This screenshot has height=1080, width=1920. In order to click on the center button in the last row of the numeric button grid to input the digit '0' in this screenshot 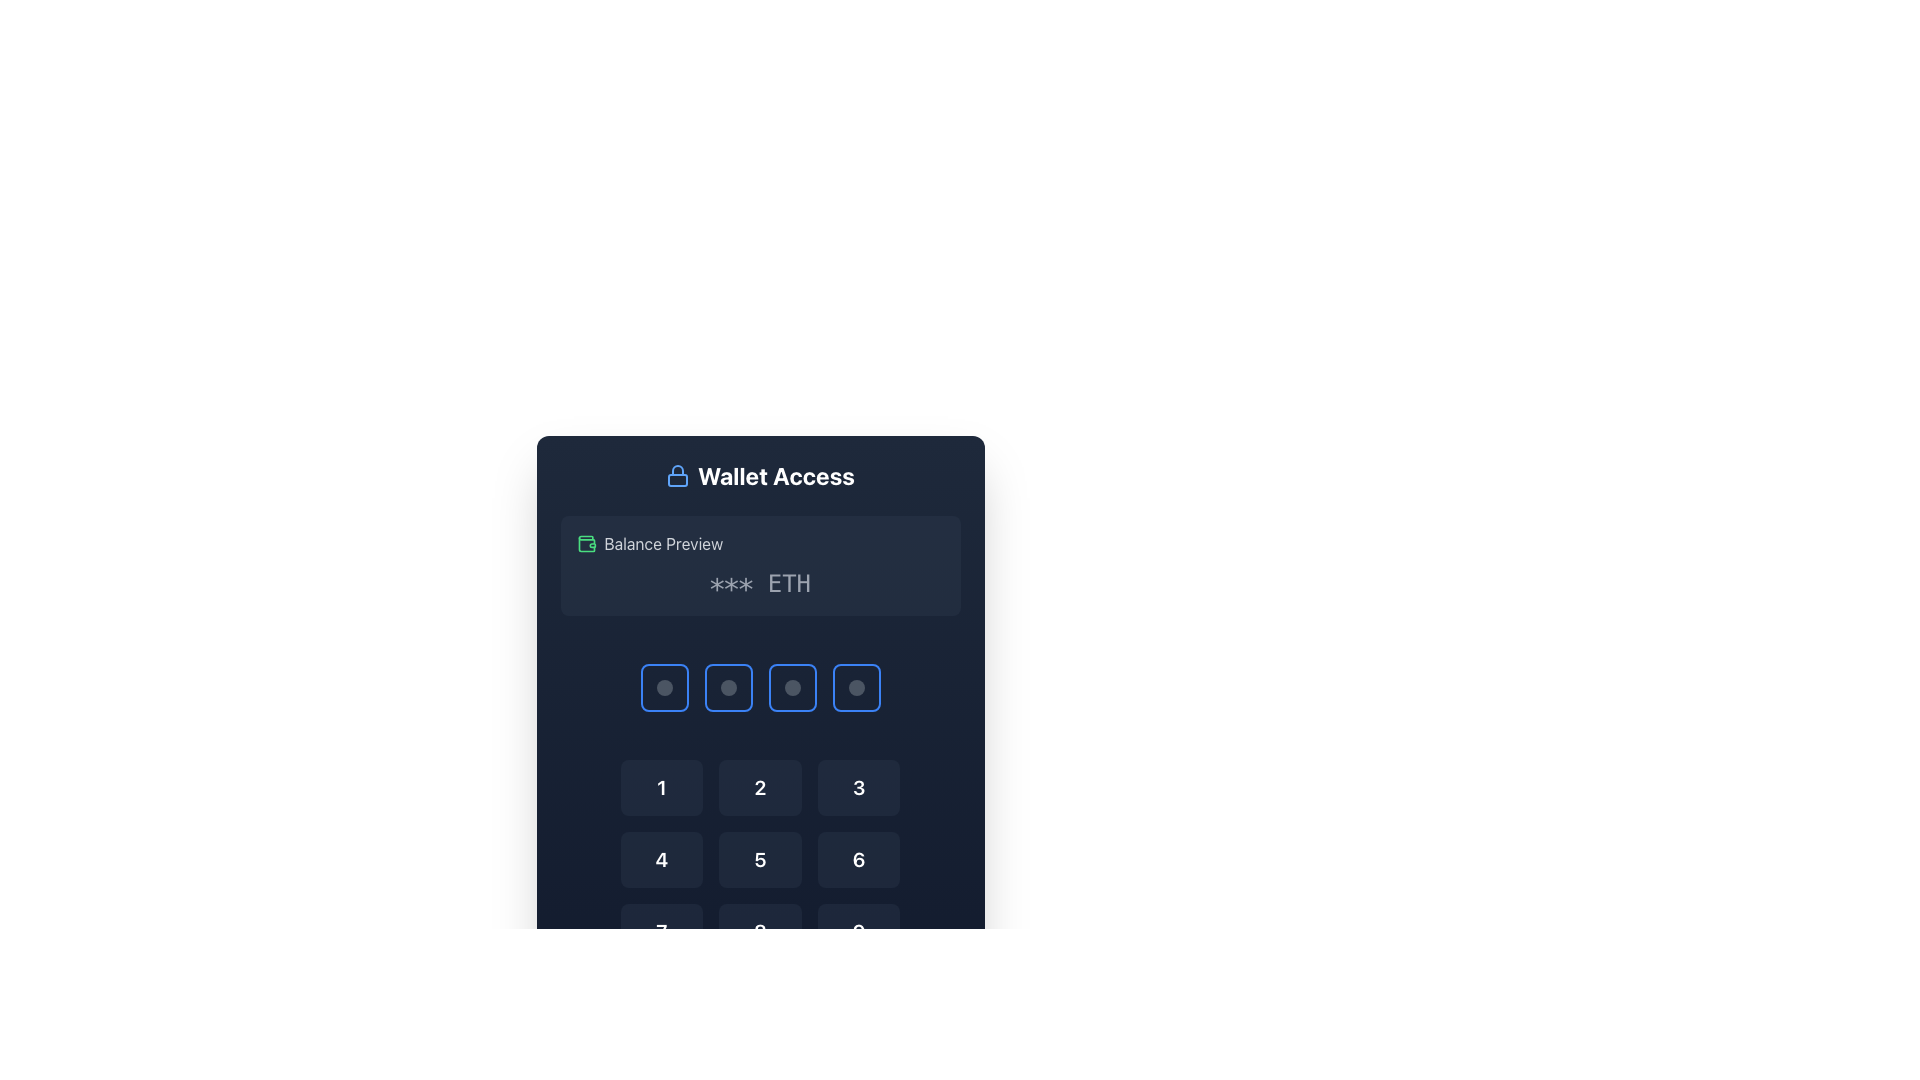, I will do `click(759, 1003)`.